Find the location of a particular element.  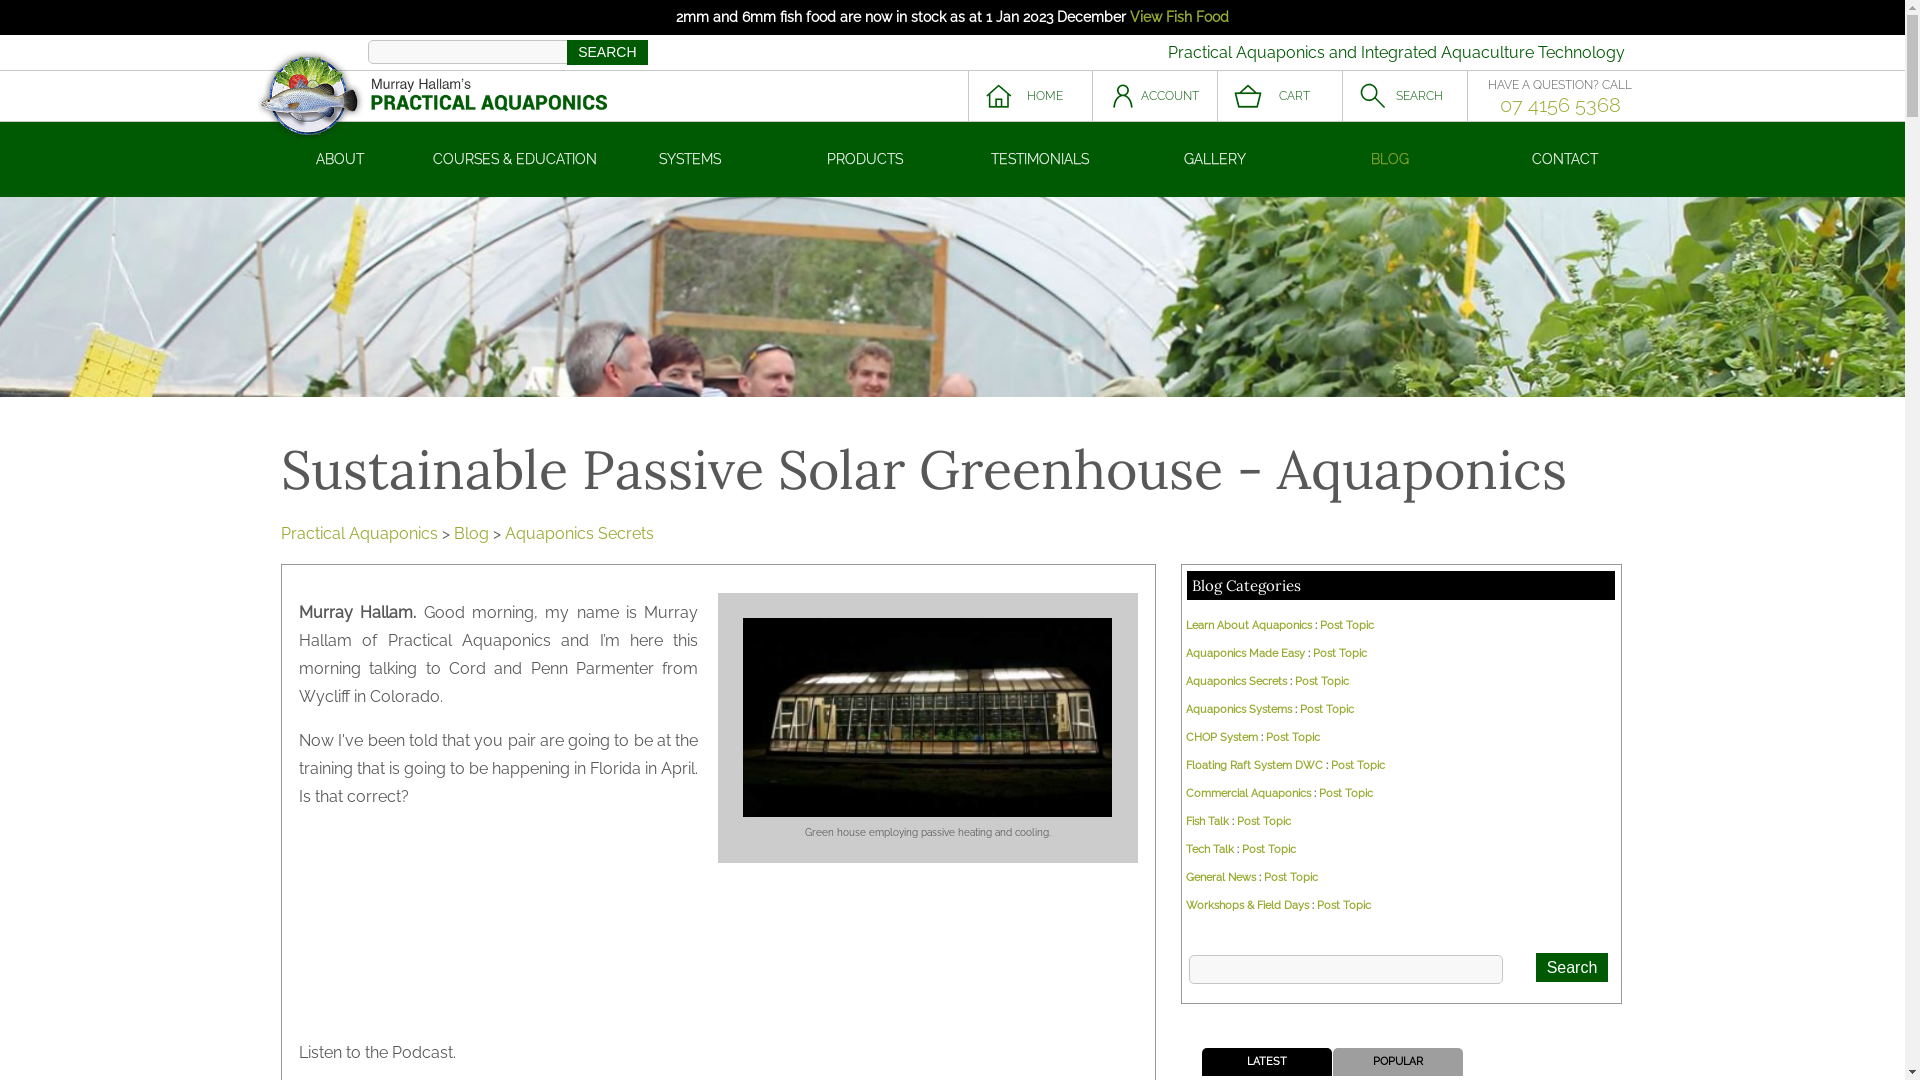

'Commercial Aquaponics' is located at coordinates (1185, 792).